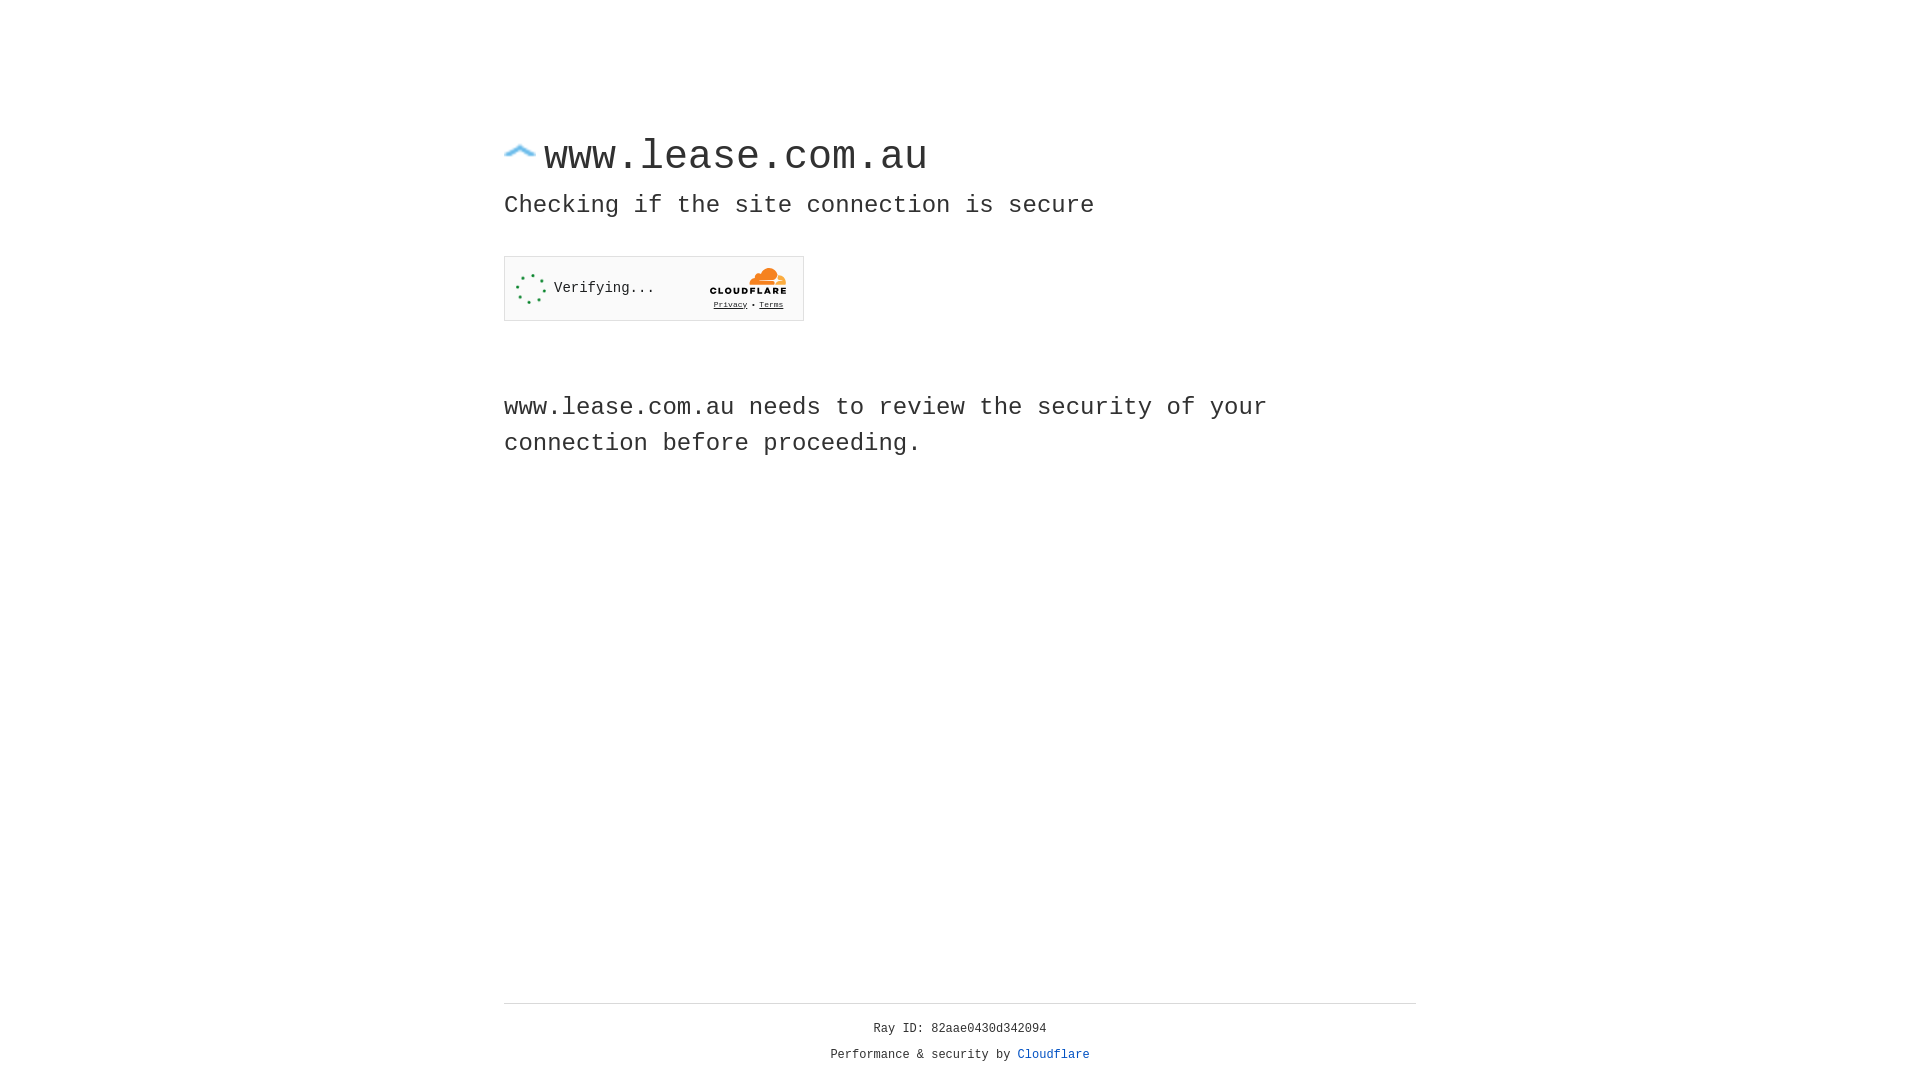 The image size is (1920, 1080). Describe the element at coordinates (653, 288) in the screenshot. I see `'Widget containing a Cloudflare security challenge'` at that location.